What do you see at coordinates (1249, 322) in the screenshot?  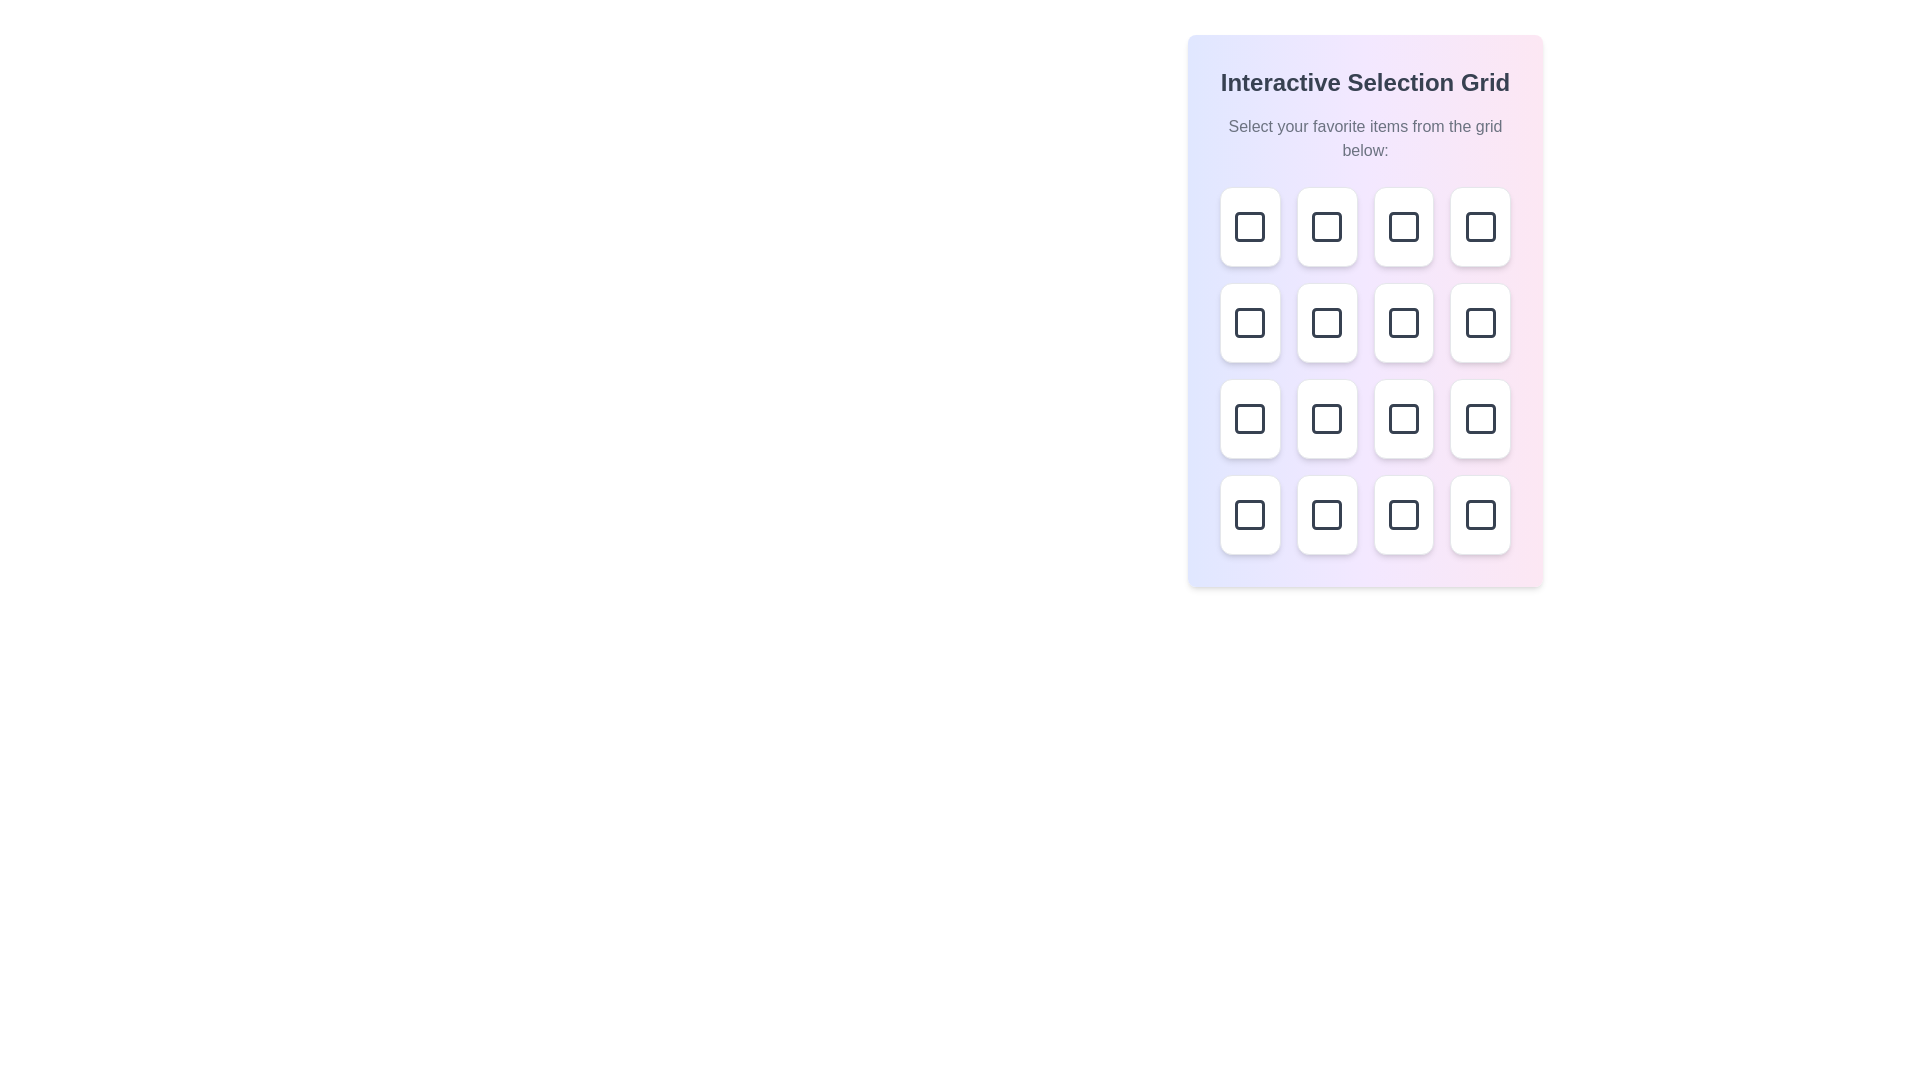 I see `the decorative square element with rounded corners located in the first column of the second row of a 4x4 grid` at bounding box center [1249, 322].